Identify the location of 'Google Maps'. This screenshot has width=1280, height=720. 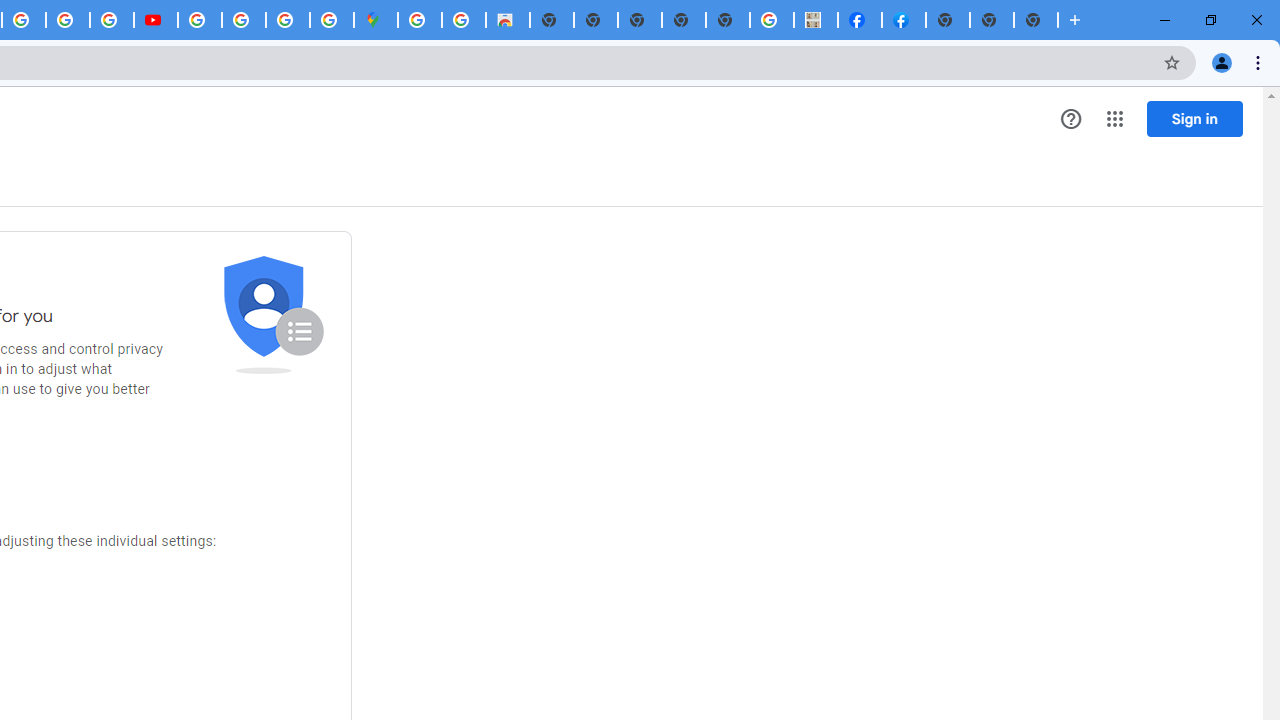
(376, 20).